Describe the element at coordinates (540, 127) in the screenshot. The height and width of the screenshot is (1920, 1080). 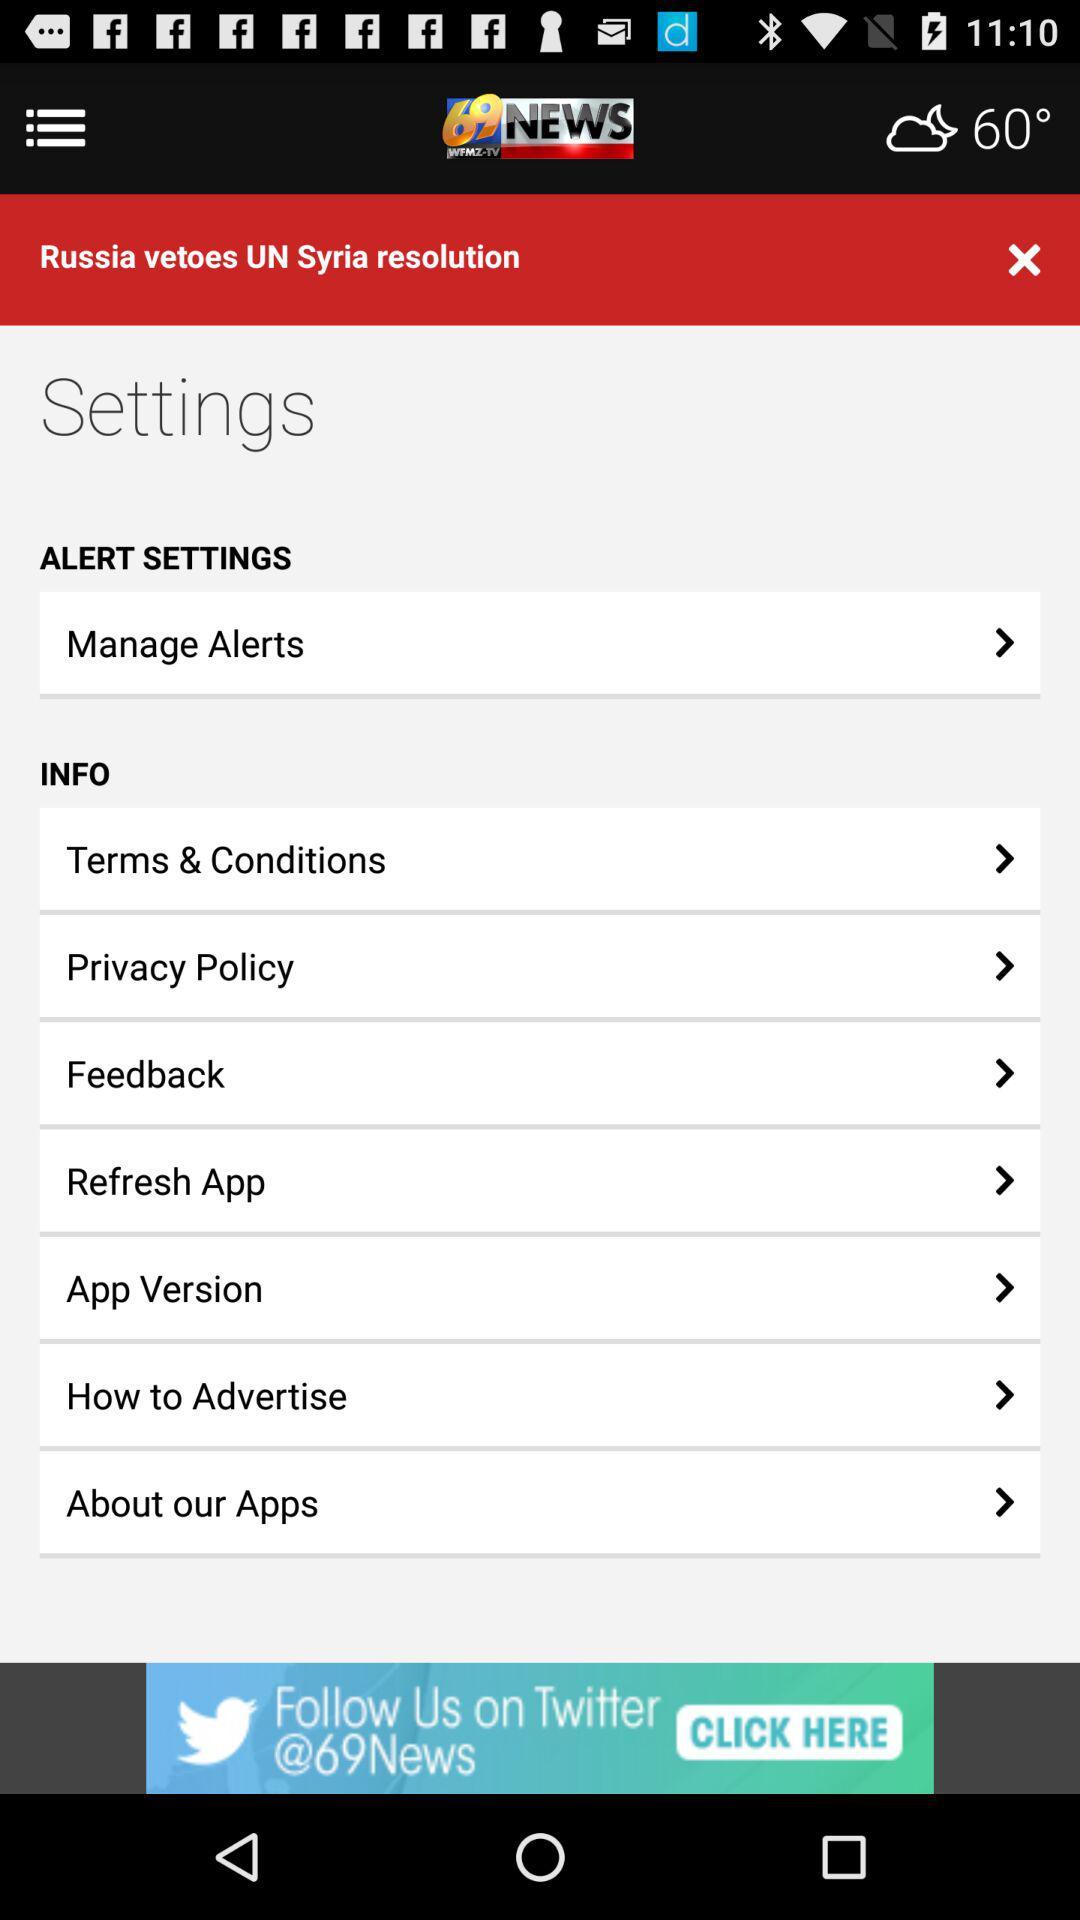
I see `open settings` at that location.